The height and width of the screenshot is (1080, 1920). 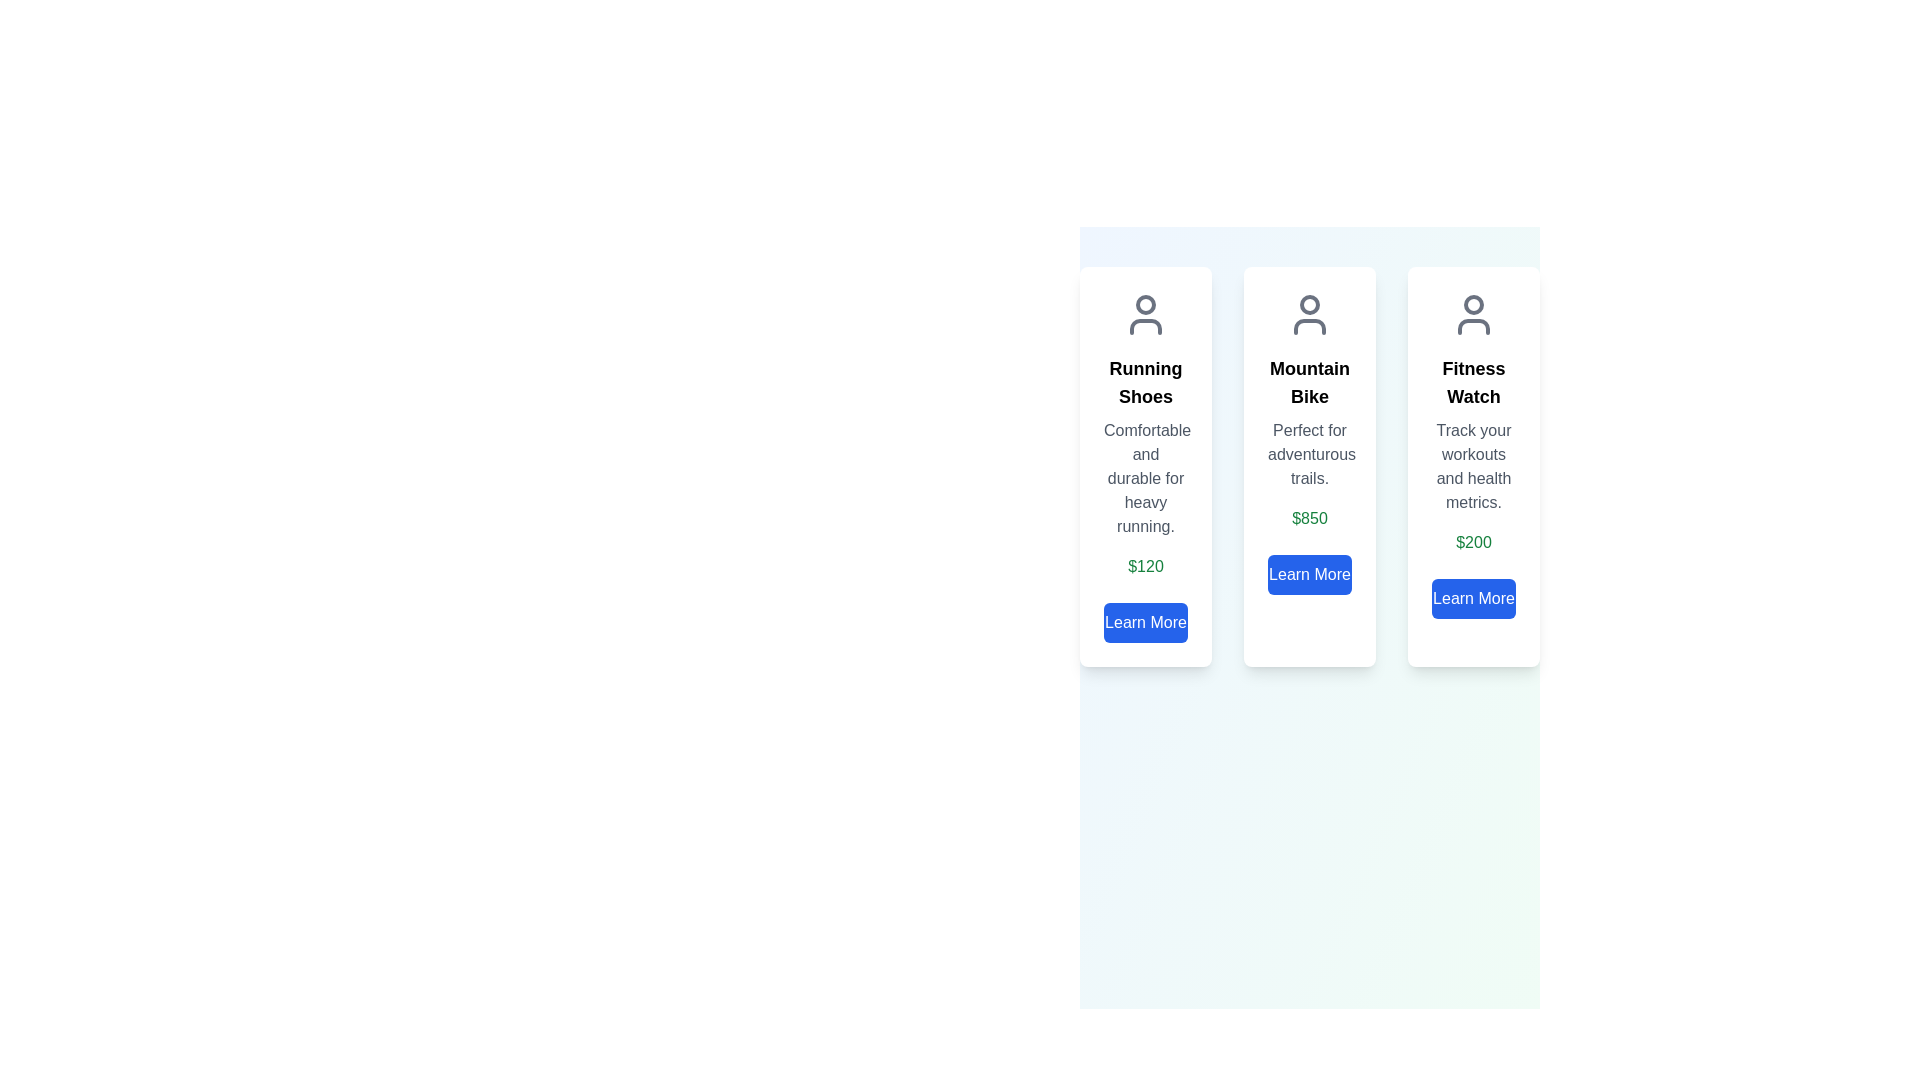 What do you see at coordinates (1146, 478) in the screenshot?
I see `the text element displaying 'Comfortable and durable for heavy running.' which is styled in light gray and positioned below the title 'Running Shoes' to trigger any associated tooltips or effects` at bounding box center [1146, 478].